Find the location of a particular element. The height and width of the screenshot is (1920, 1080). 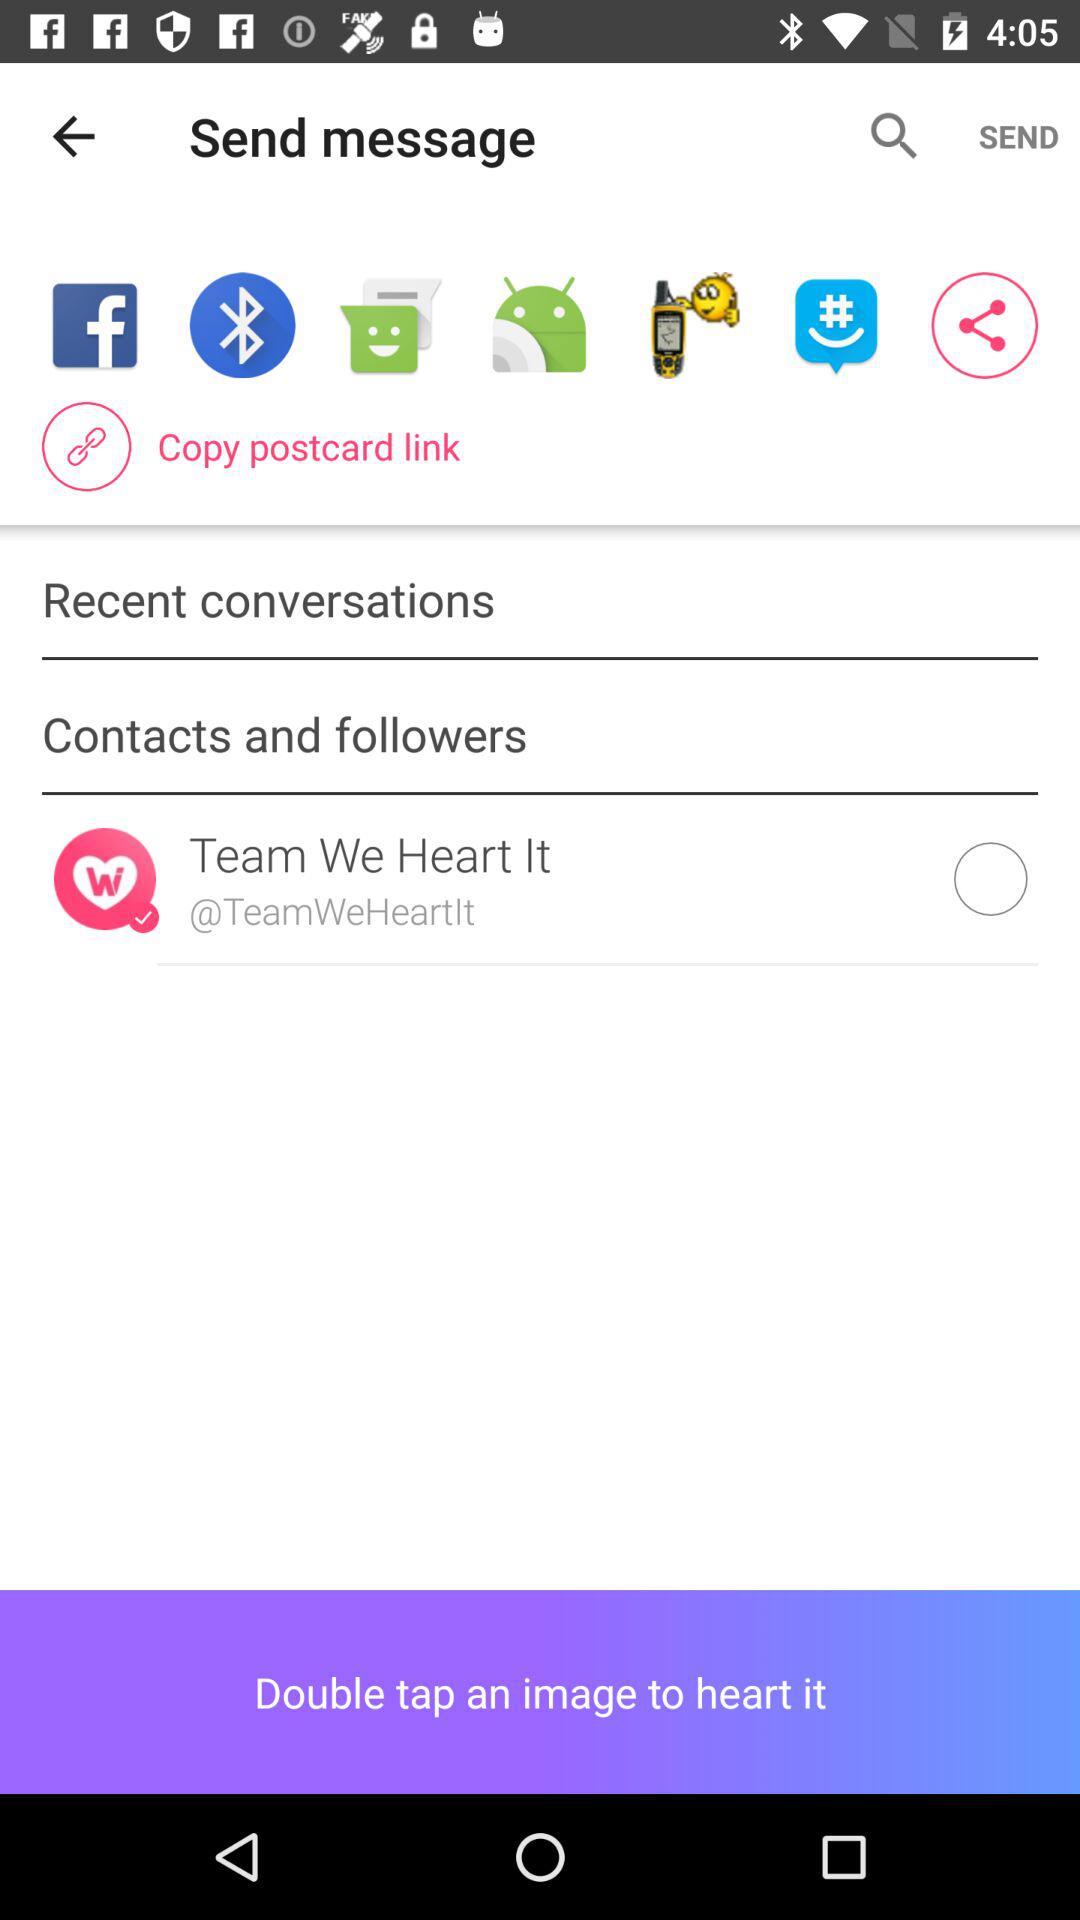

the bluetooth link is located at coordinates (241, 325).